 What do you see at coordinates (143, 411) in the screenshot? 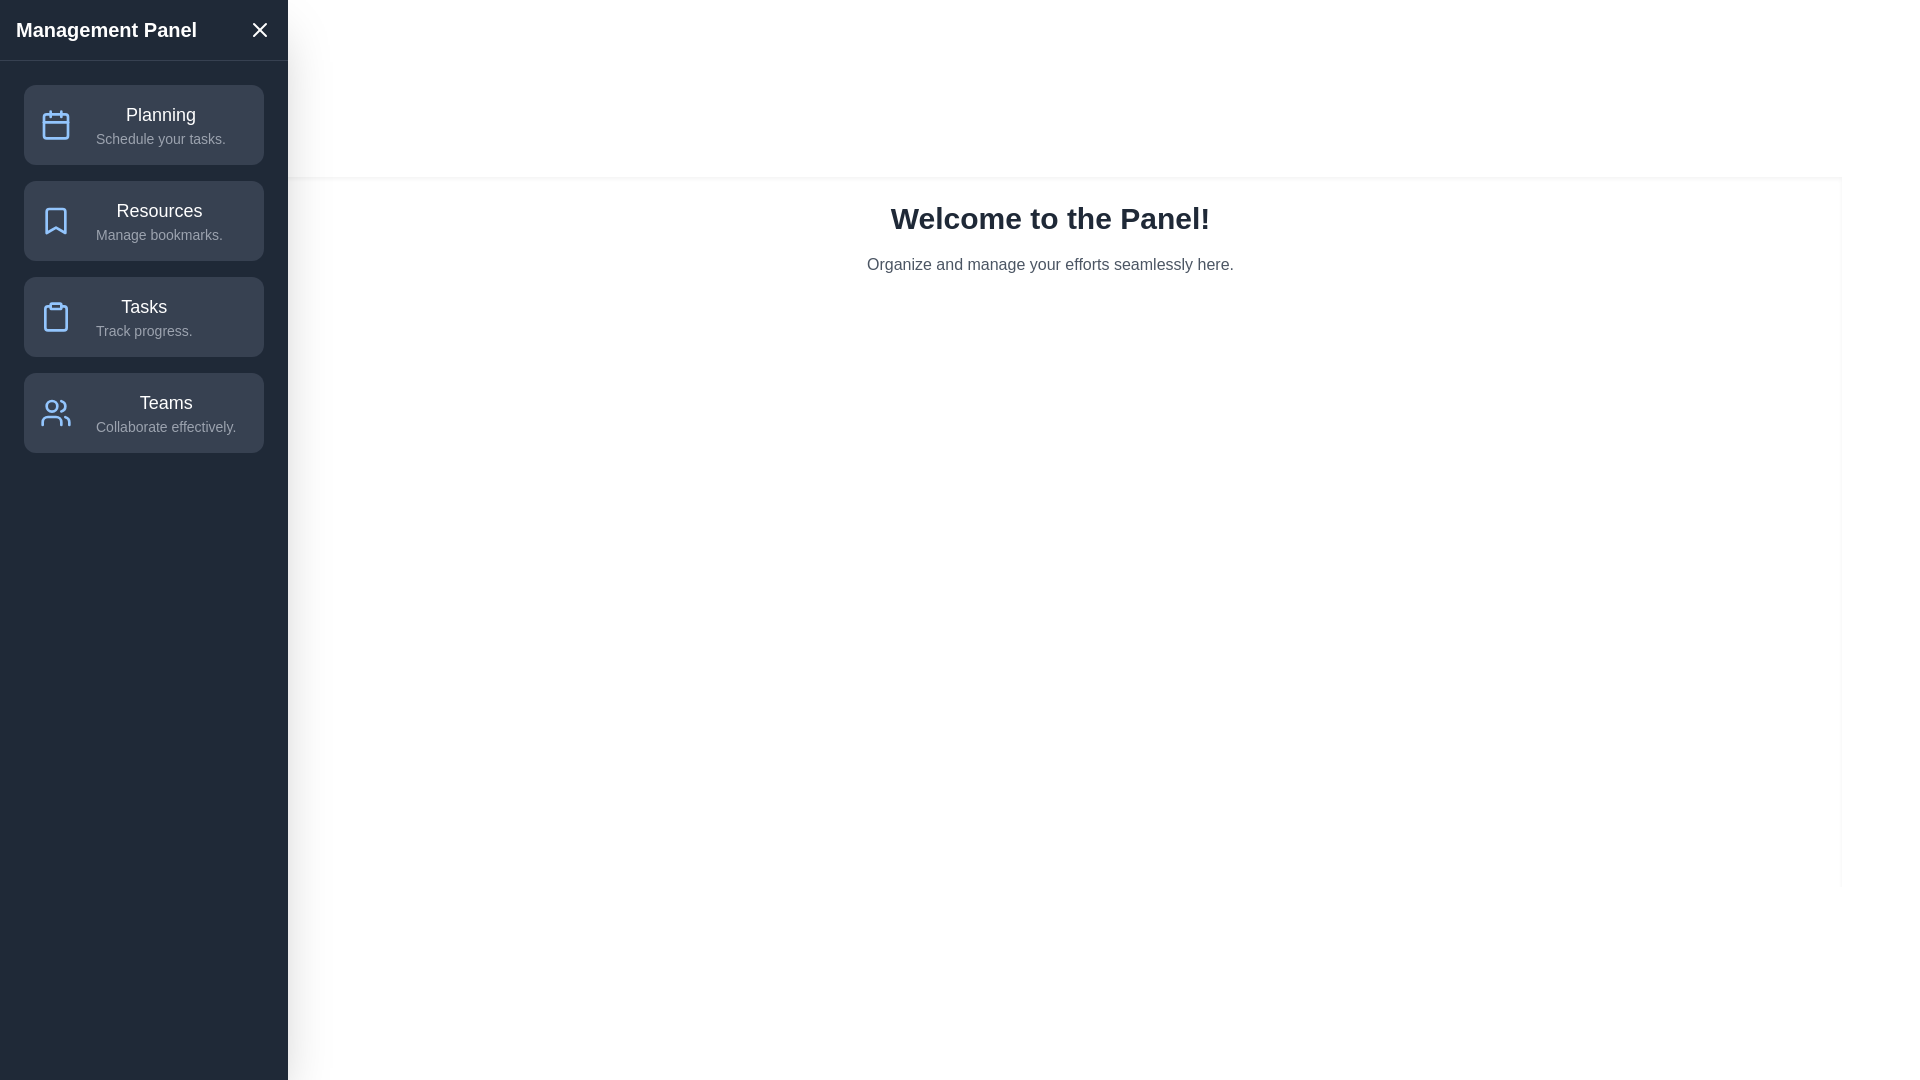
I see `the menu item Teams in the drawer` at bounding box center [143, 411].